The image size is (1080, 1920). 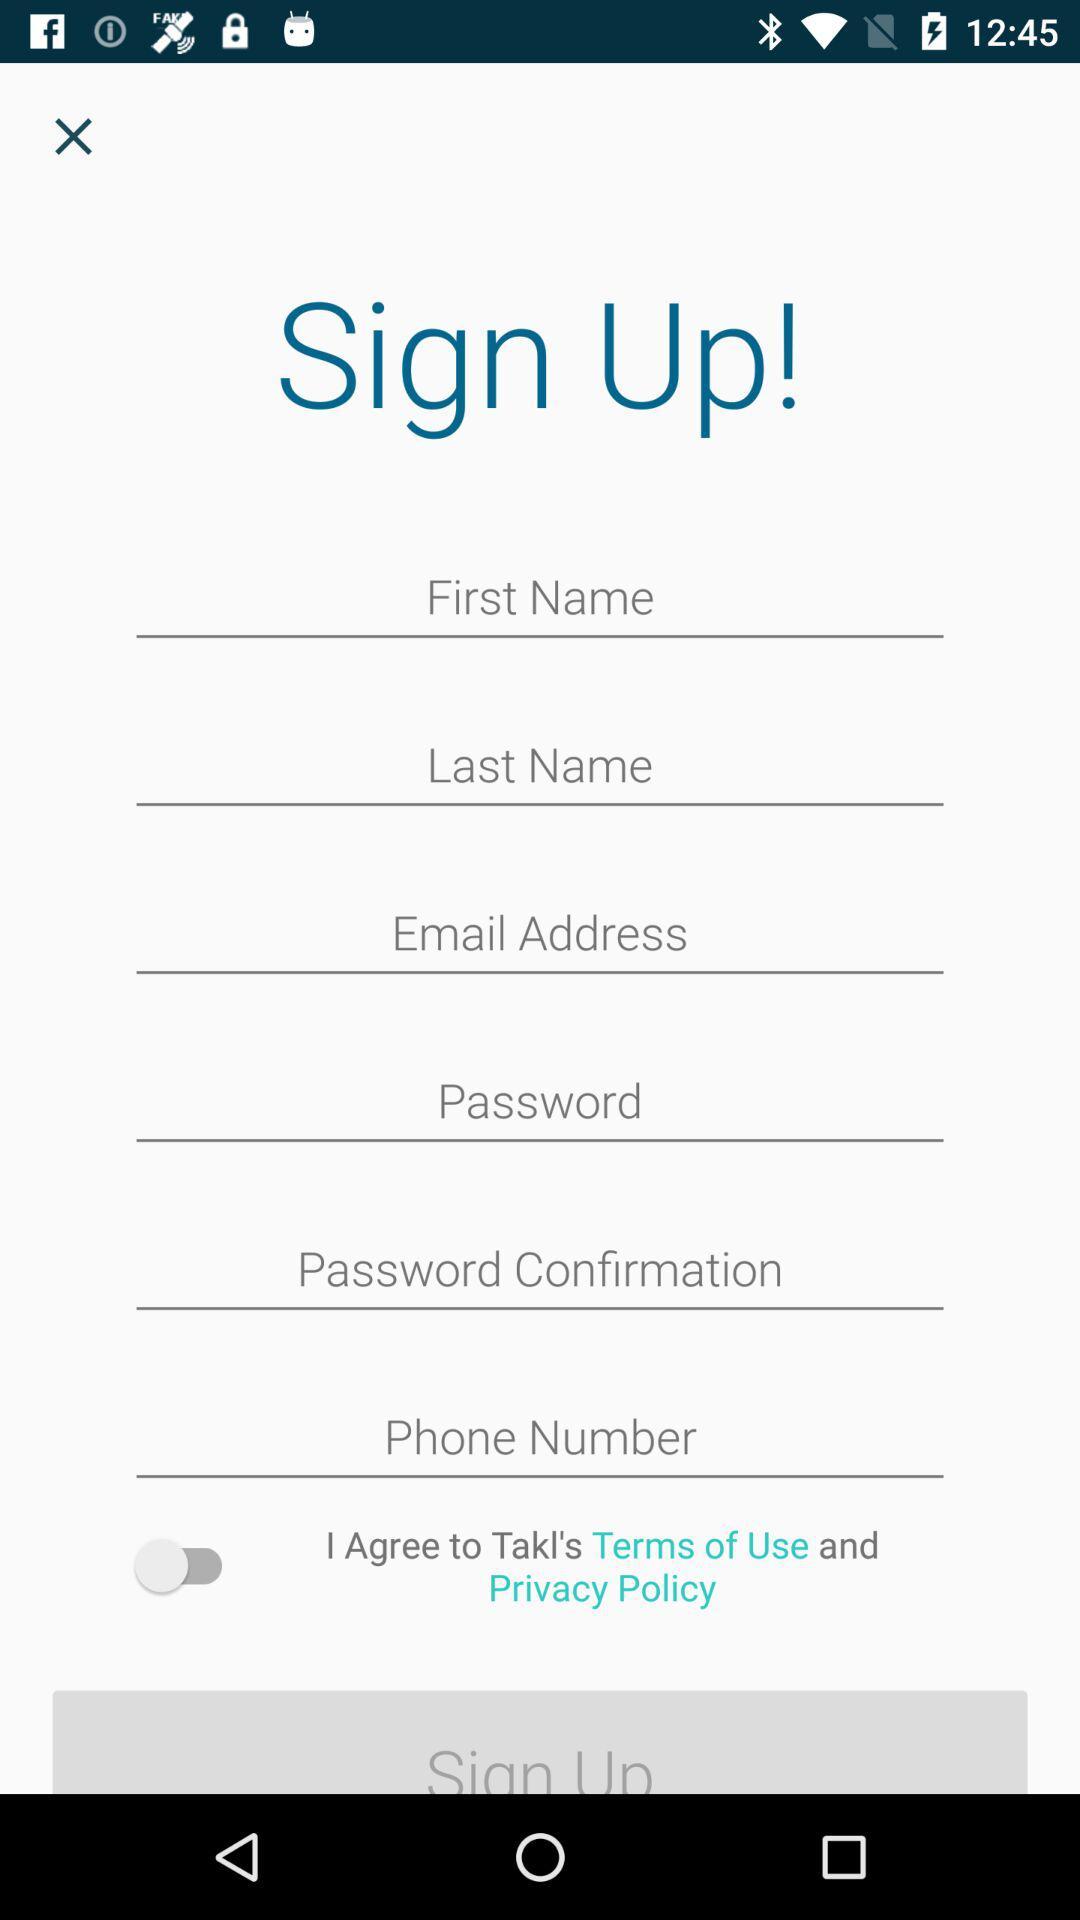 What do you see at coordinates (540, 934) in the screenshot?
I see `your email address` at bounding box center [540, 934].